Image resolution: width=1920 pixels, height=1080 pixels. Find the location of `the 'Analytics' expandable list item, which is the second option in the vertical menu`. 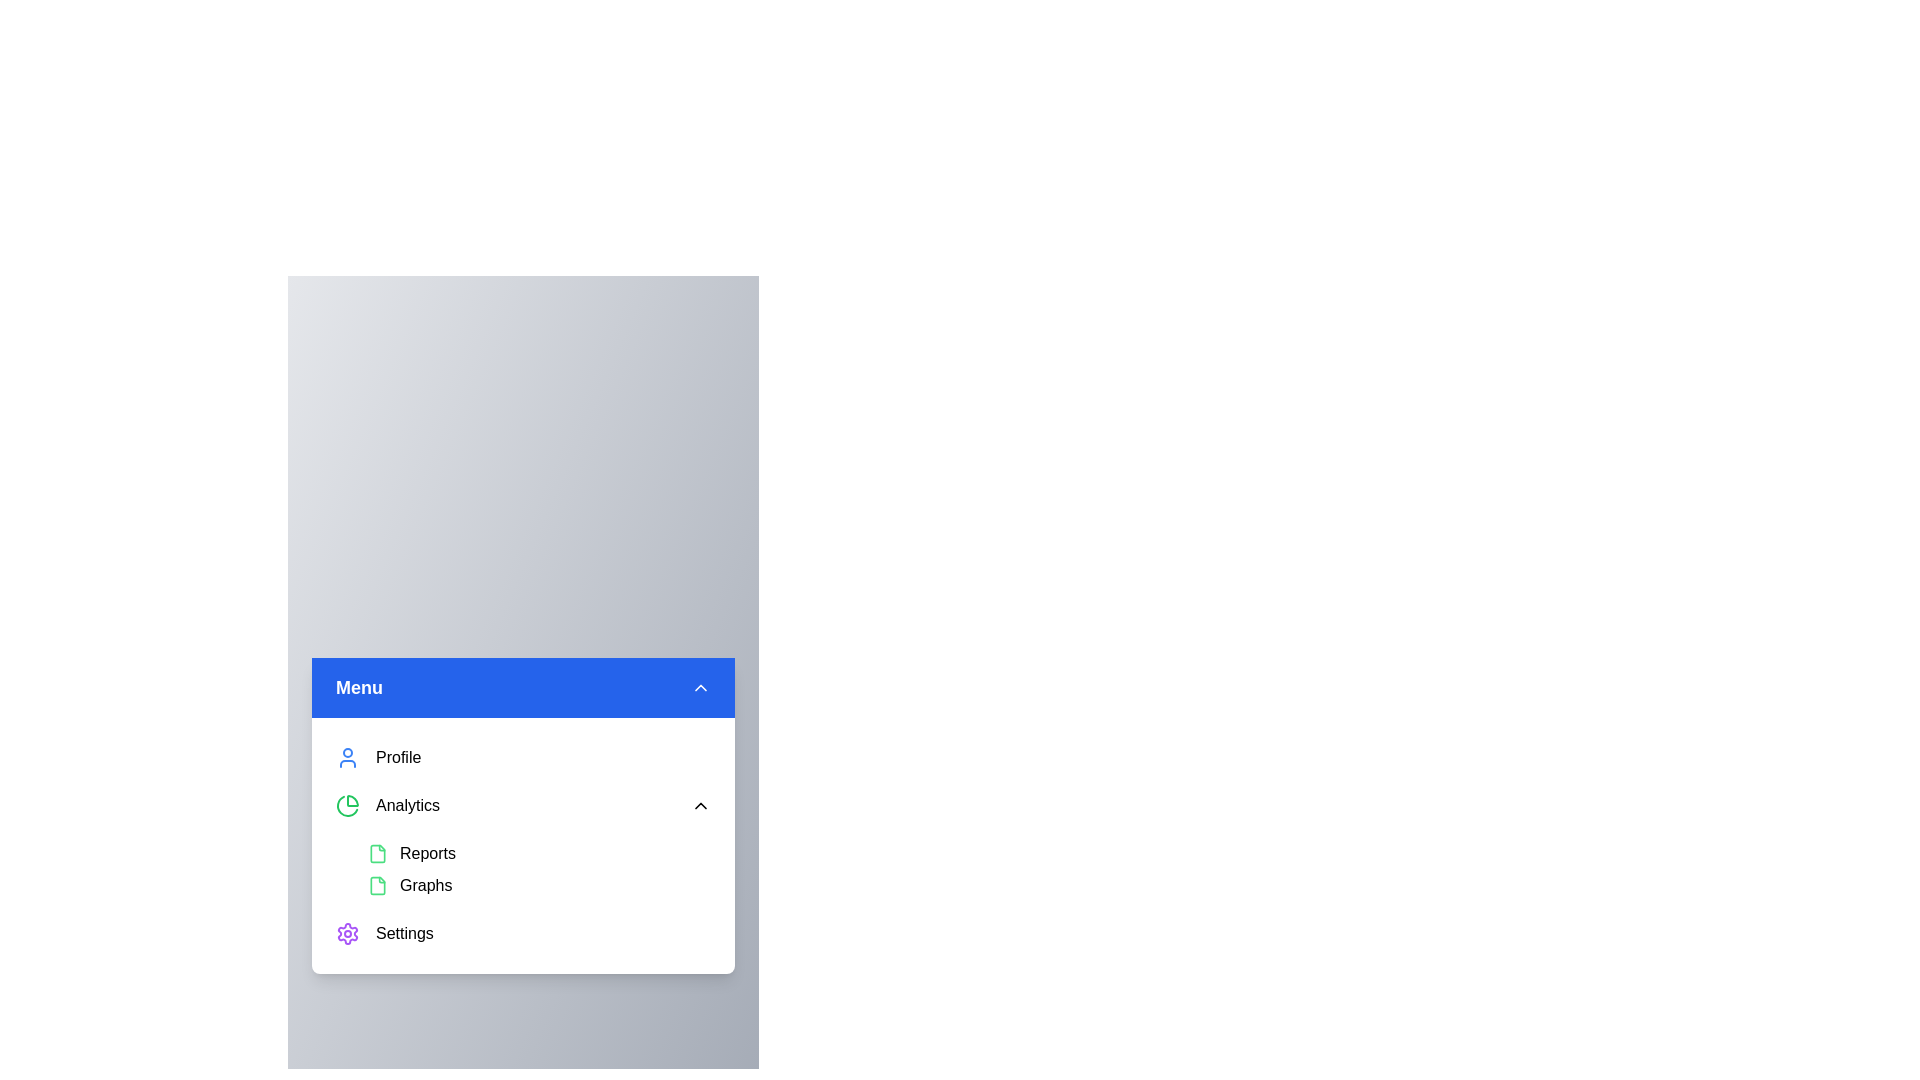

the 'Analytics' expandable list item, which is the second option in the vertical menu is located at coordinates (523, 805).